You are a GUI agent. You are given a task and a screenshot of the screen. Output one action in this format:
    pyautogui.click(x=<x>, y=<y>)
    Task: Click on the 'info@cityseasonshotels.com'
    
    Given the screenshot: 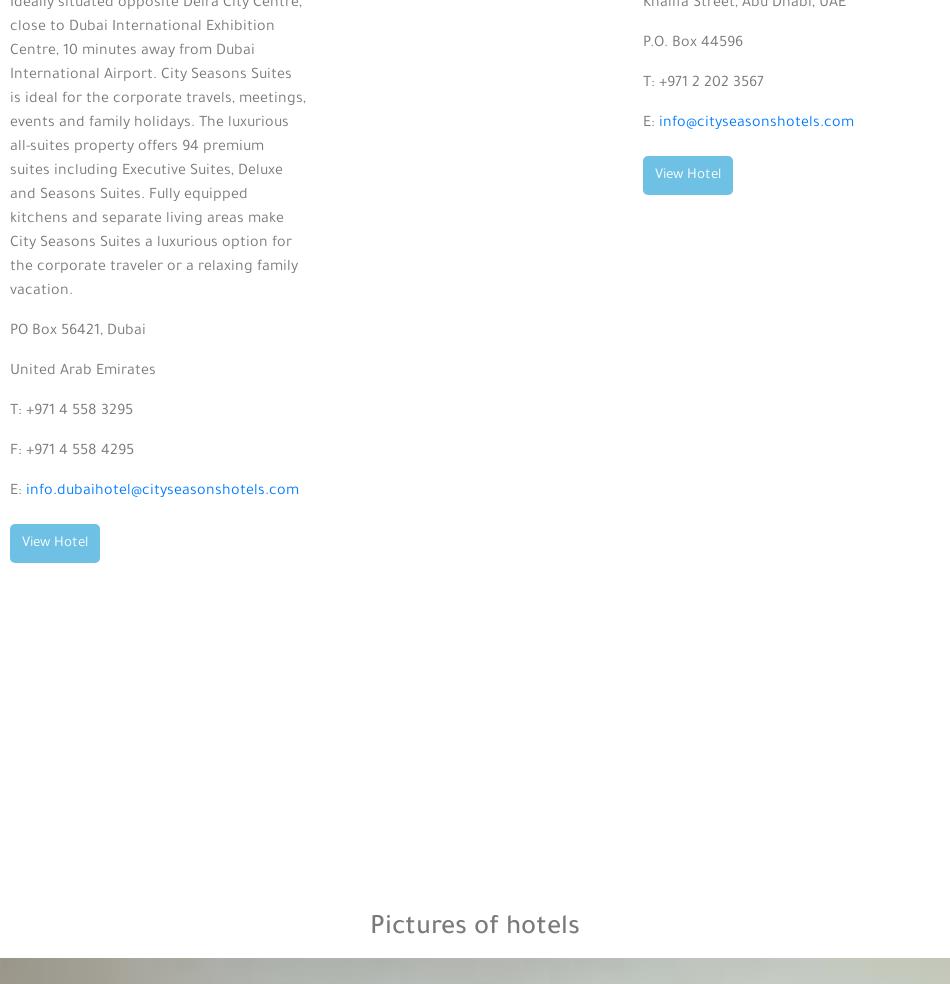 What is the action you would take?
    pyautogui.click(x=755, y=122)
    